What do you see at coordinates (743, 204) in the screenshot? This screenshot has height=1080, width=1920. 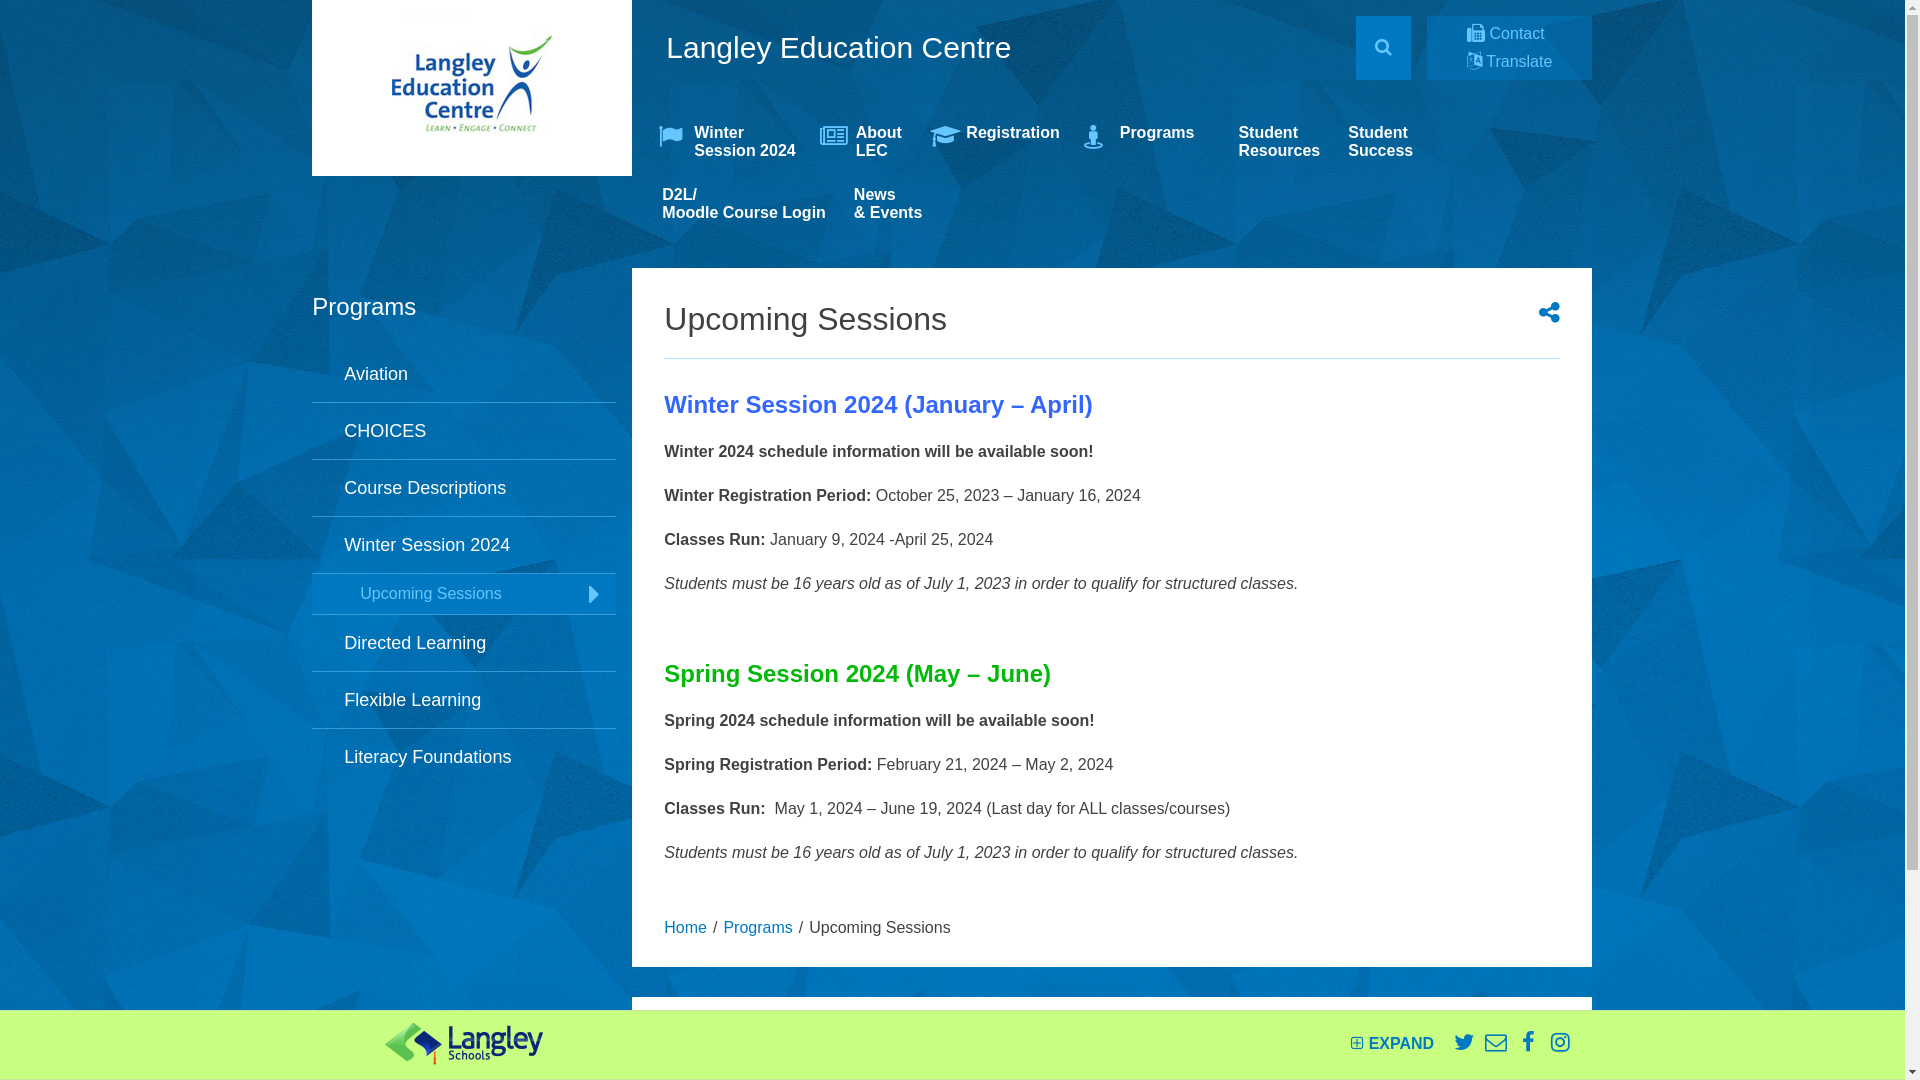 I see `'D2L/` at bounding box center [743, 204].